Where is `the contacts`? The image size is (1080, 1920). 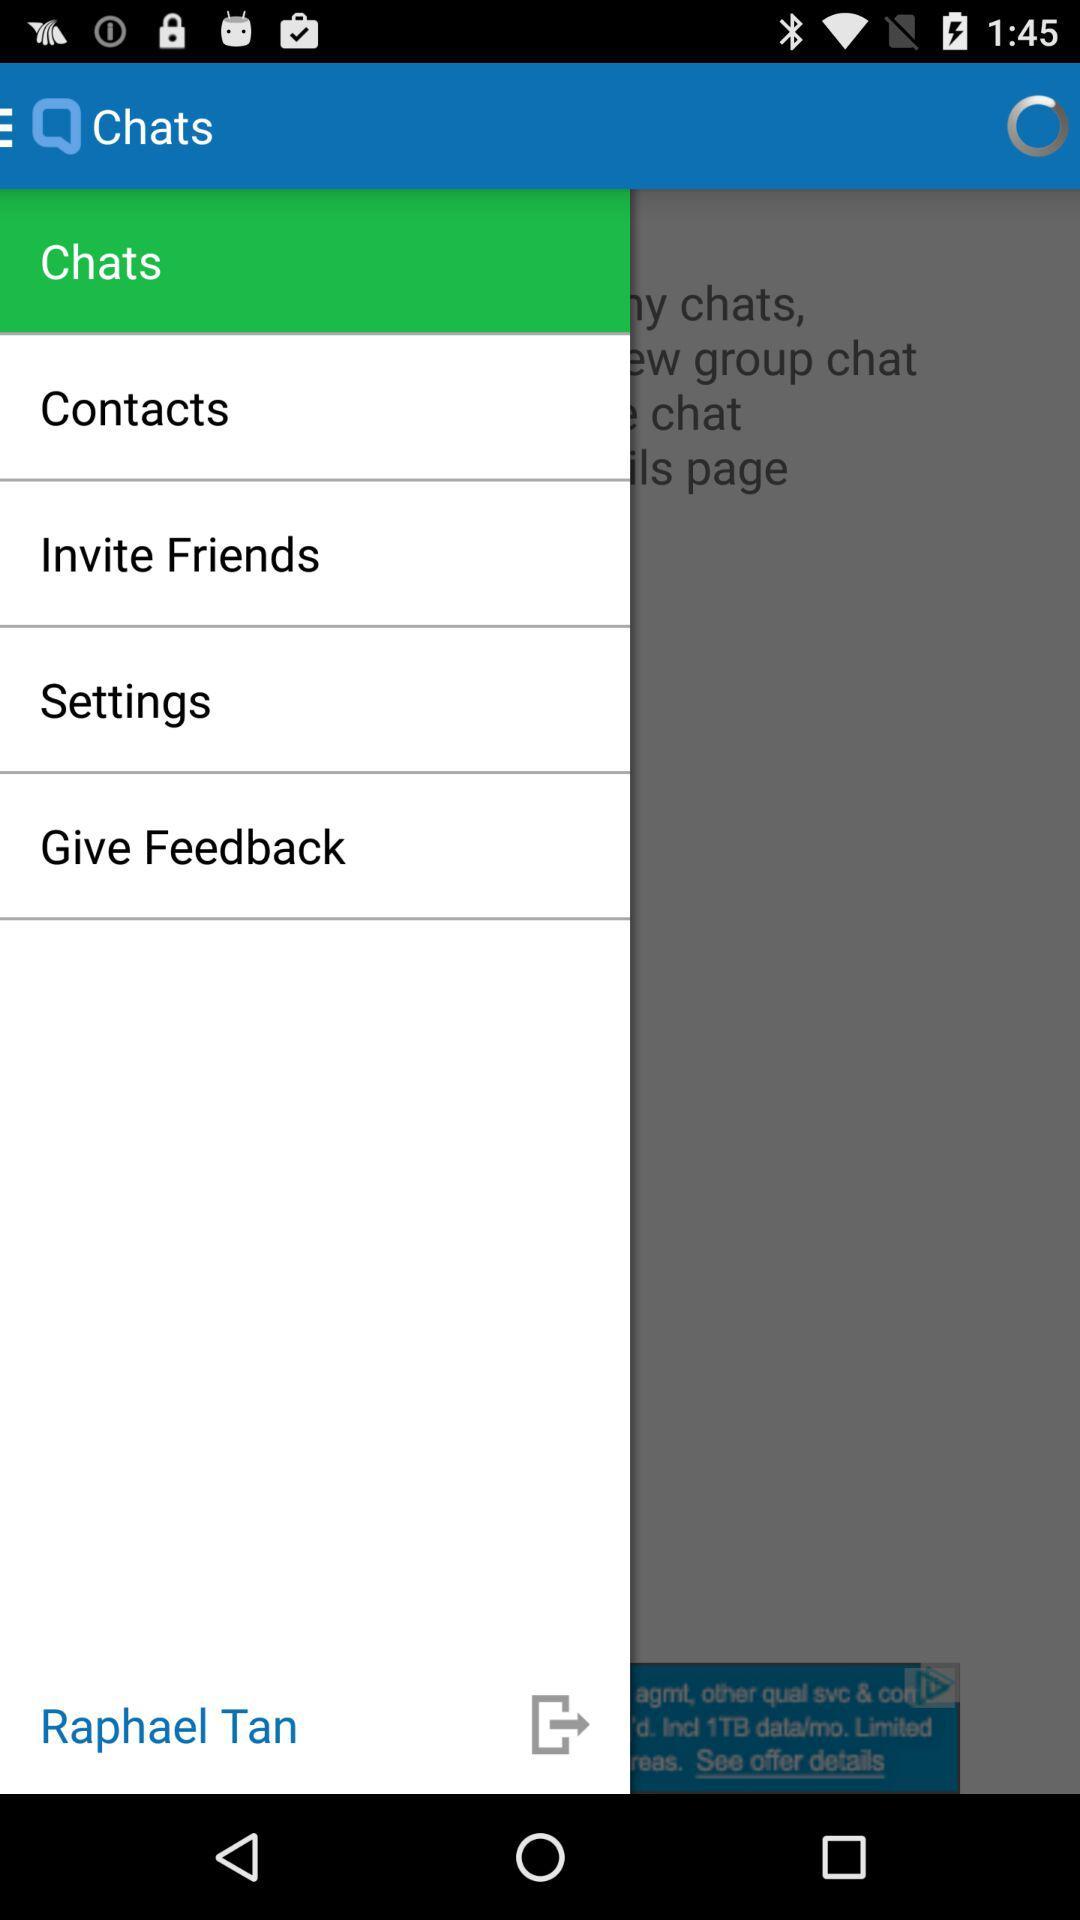
the contacts is located at coordinates (134, 405).